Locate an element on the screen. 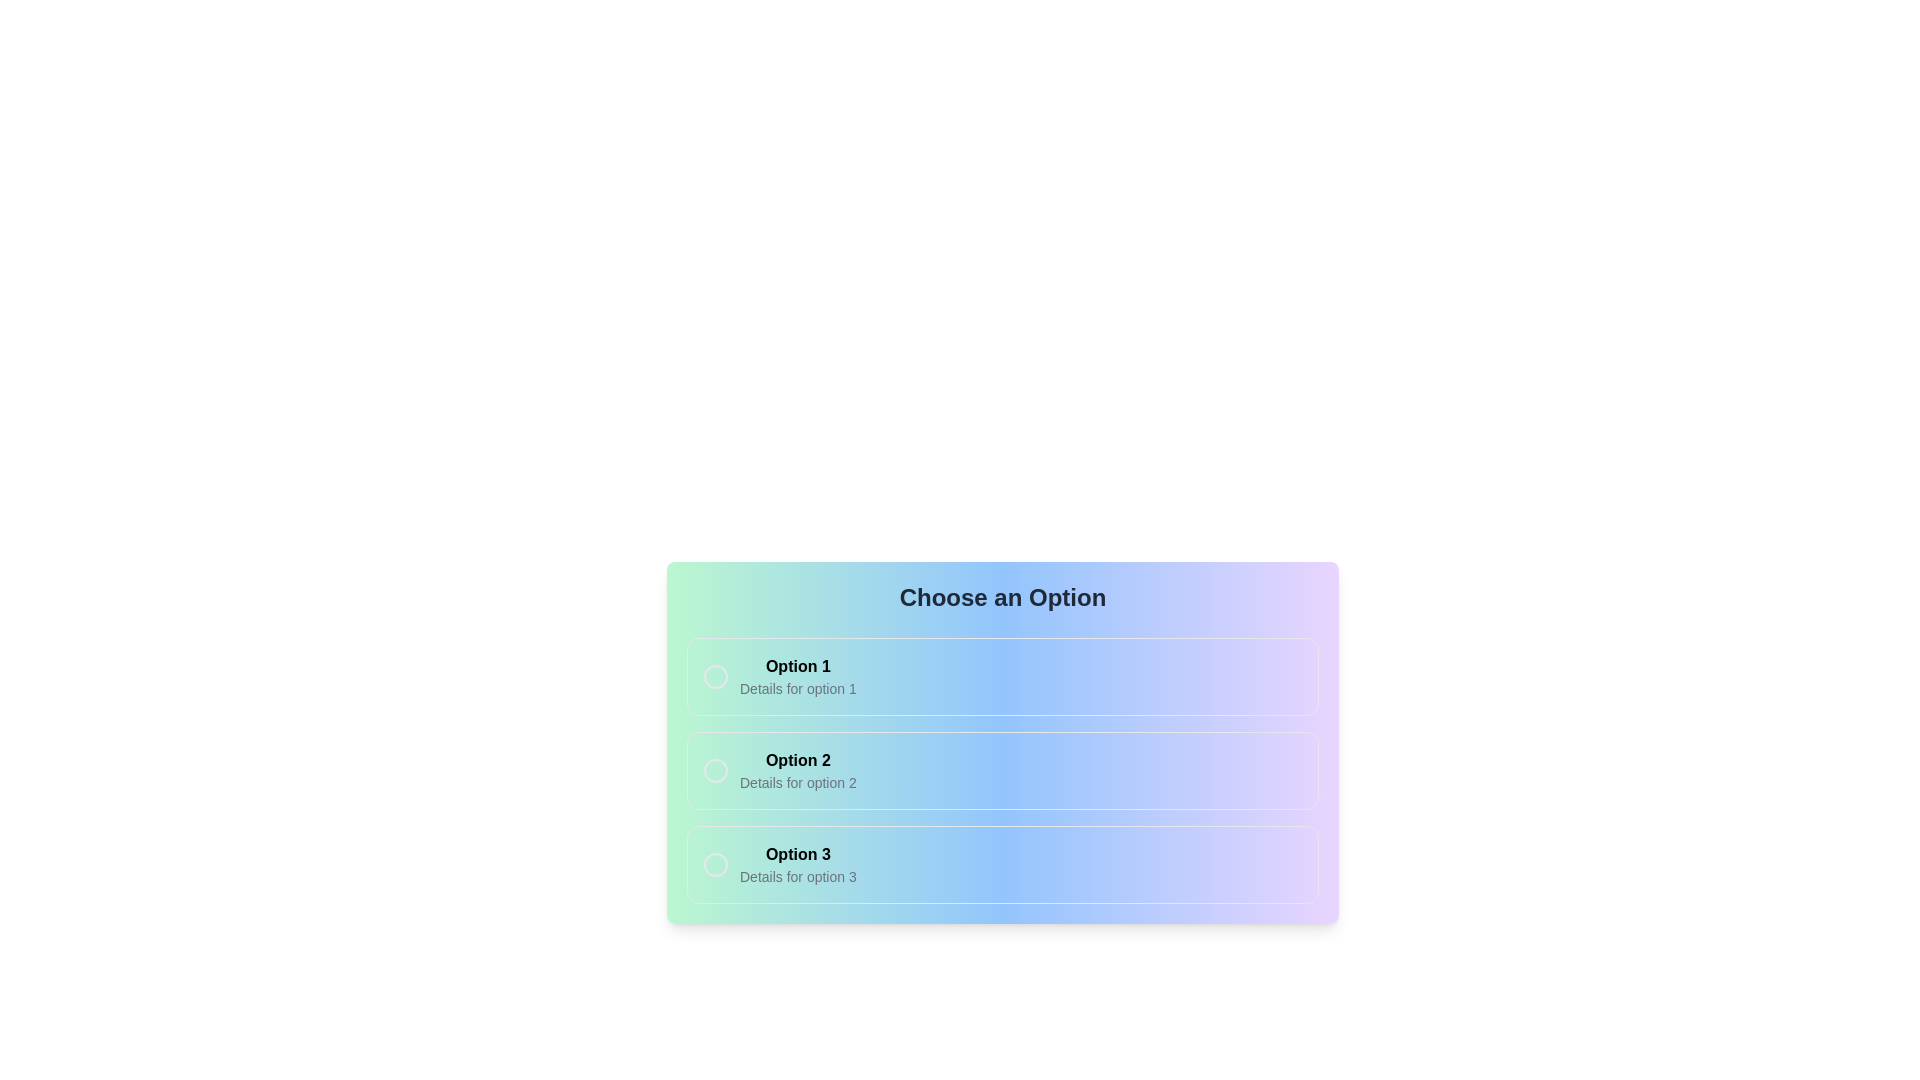 The width and height of the screenshot is (1920, 1080). the blue-filled circular radio button indicating the selected state is located at coordinates (715, 770).